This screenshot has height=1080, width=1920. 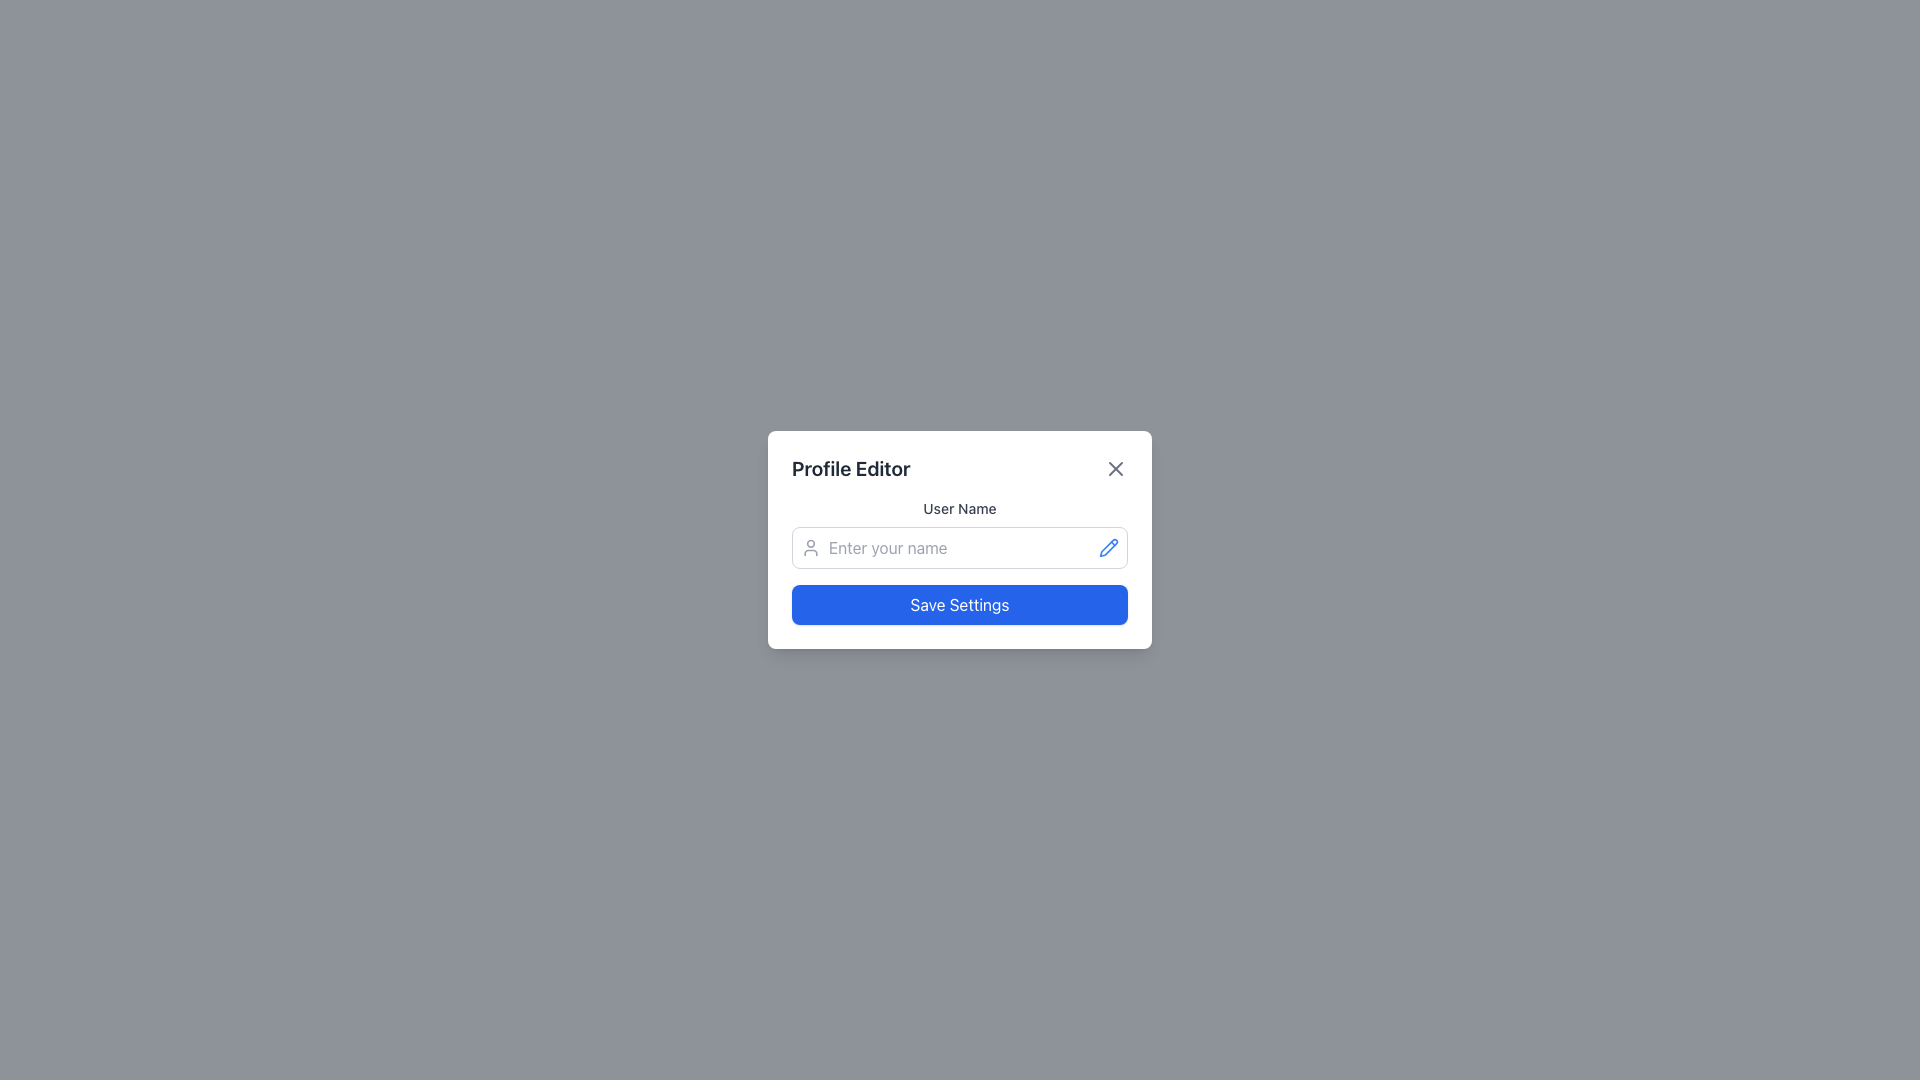 I want to click on the edit button positioned immediately to the right of the 'Enter your name' text input field in the Profile Editor dialog box, so click(x=1107, y=547).